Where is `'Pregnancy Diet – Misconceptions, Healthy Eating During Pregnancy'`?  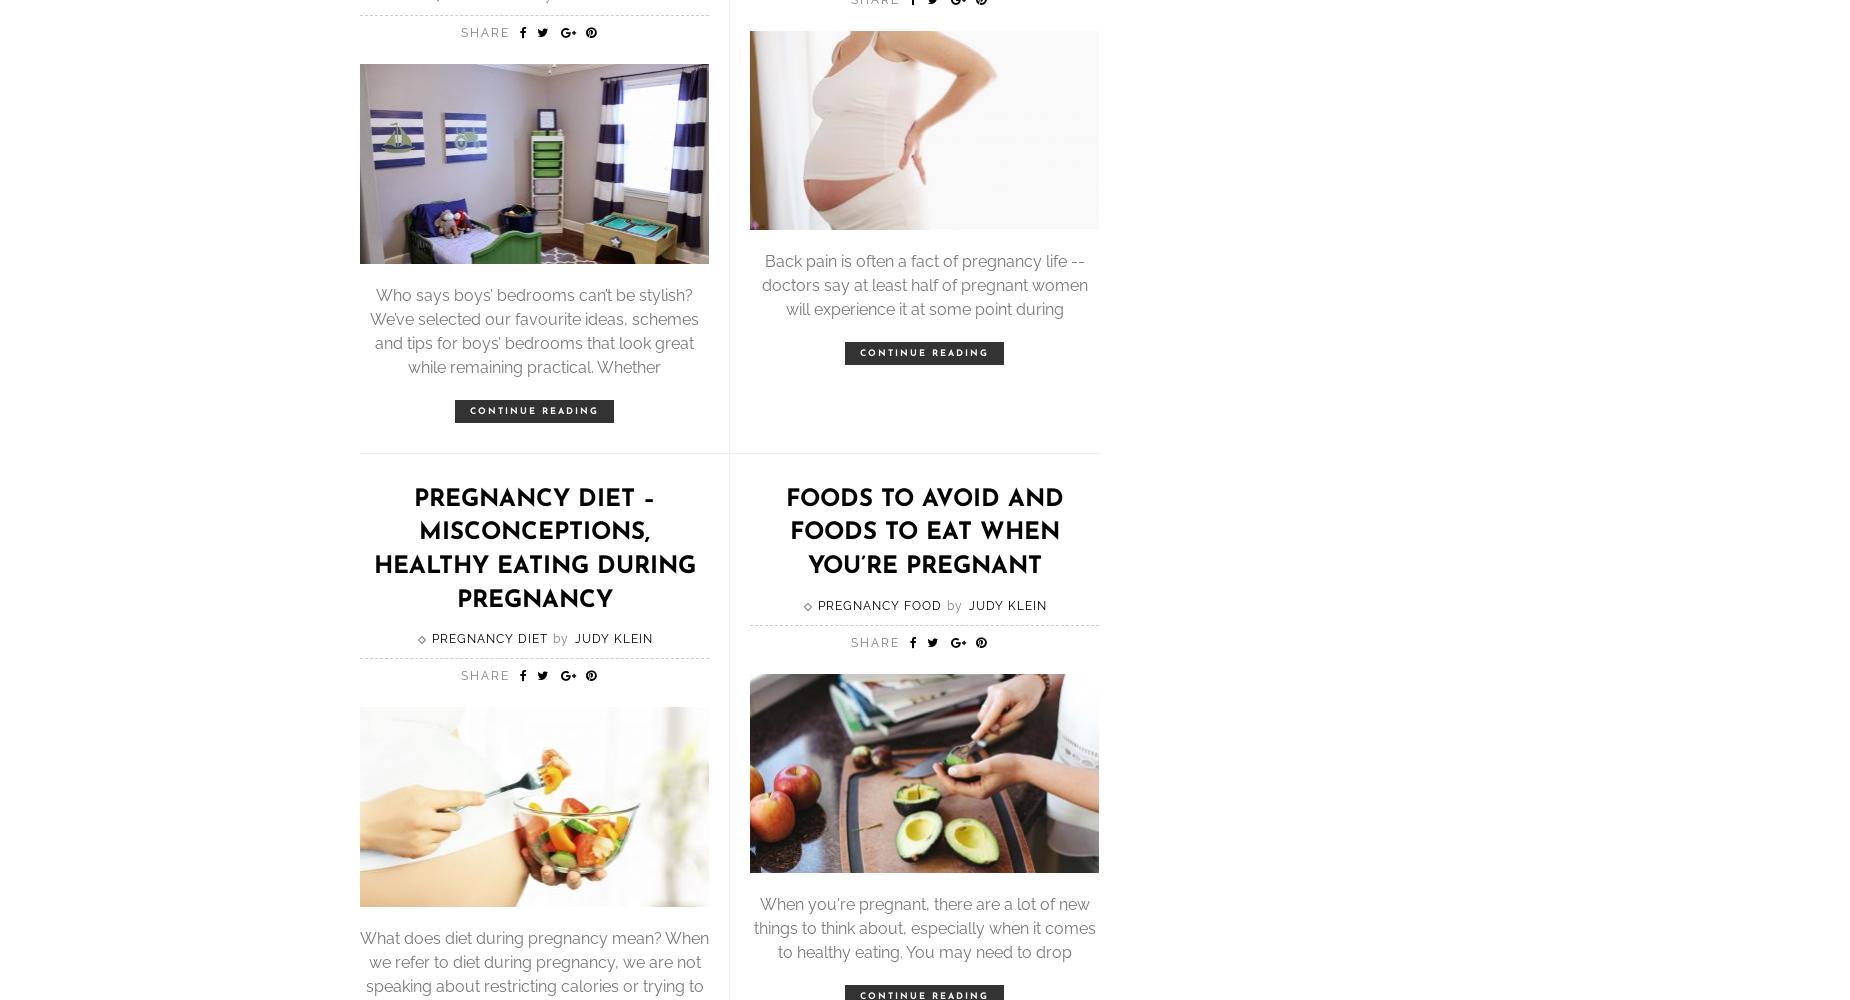
'Pregnancy Diet – Misconceptions, Healthy Eating During Pregnancy' is located at coordinates (371, 549).